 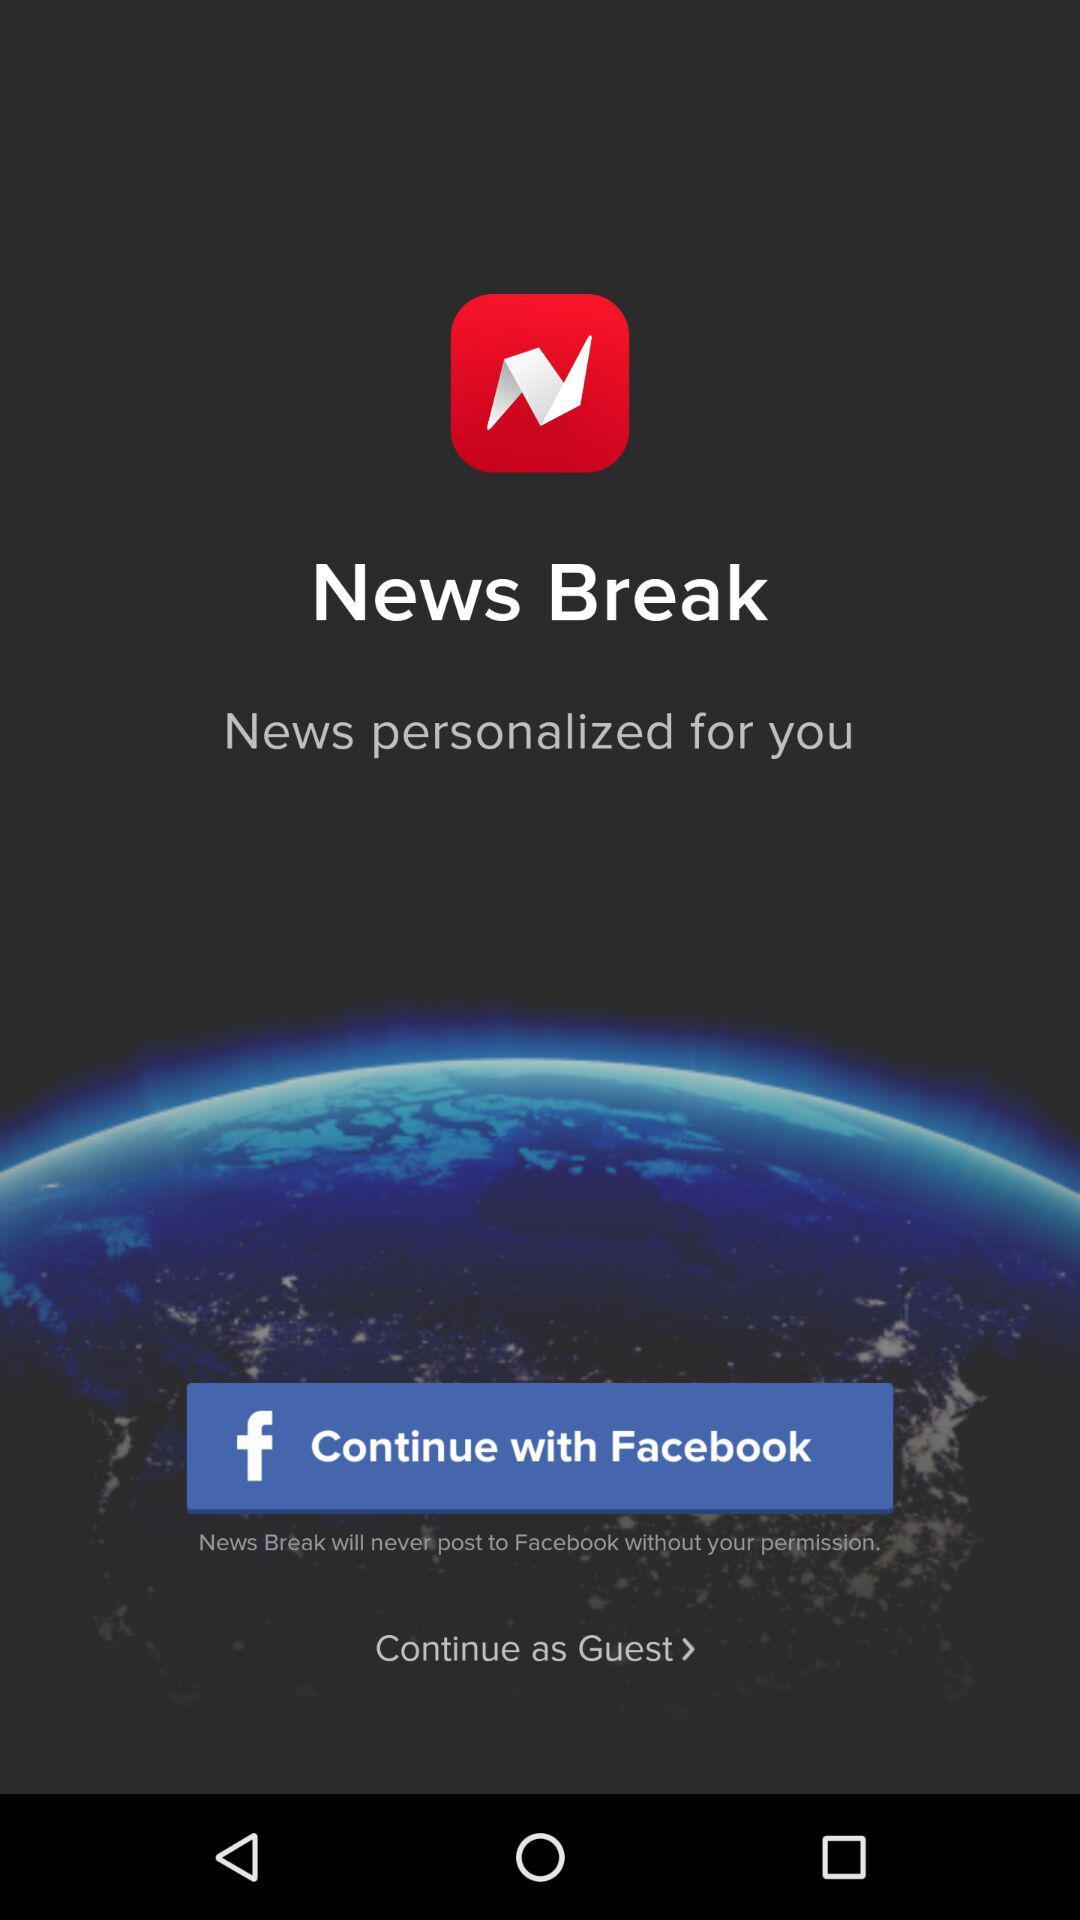 I want to click on the continue as guest item, so click(x=538, y=1649).